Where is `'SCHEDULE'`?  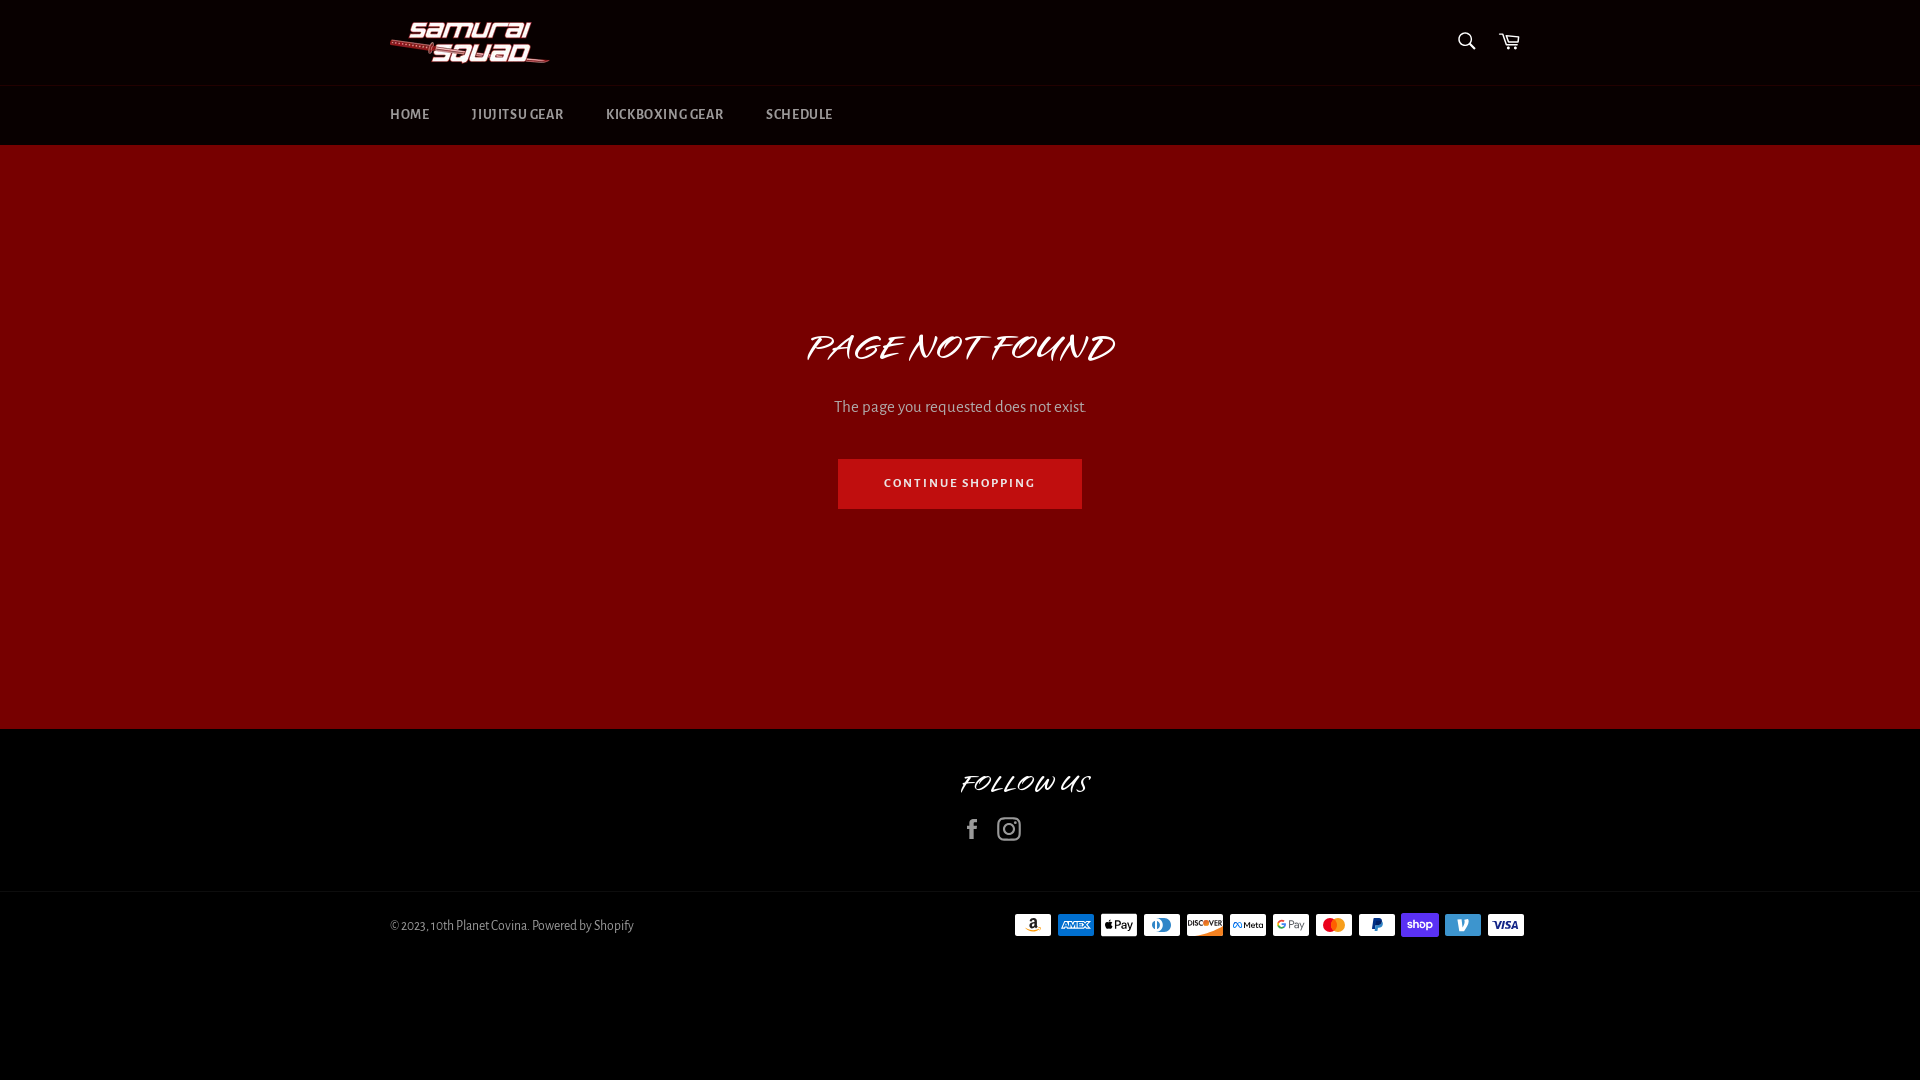 'SCHEDULE' is located at coordinates (798, 115).